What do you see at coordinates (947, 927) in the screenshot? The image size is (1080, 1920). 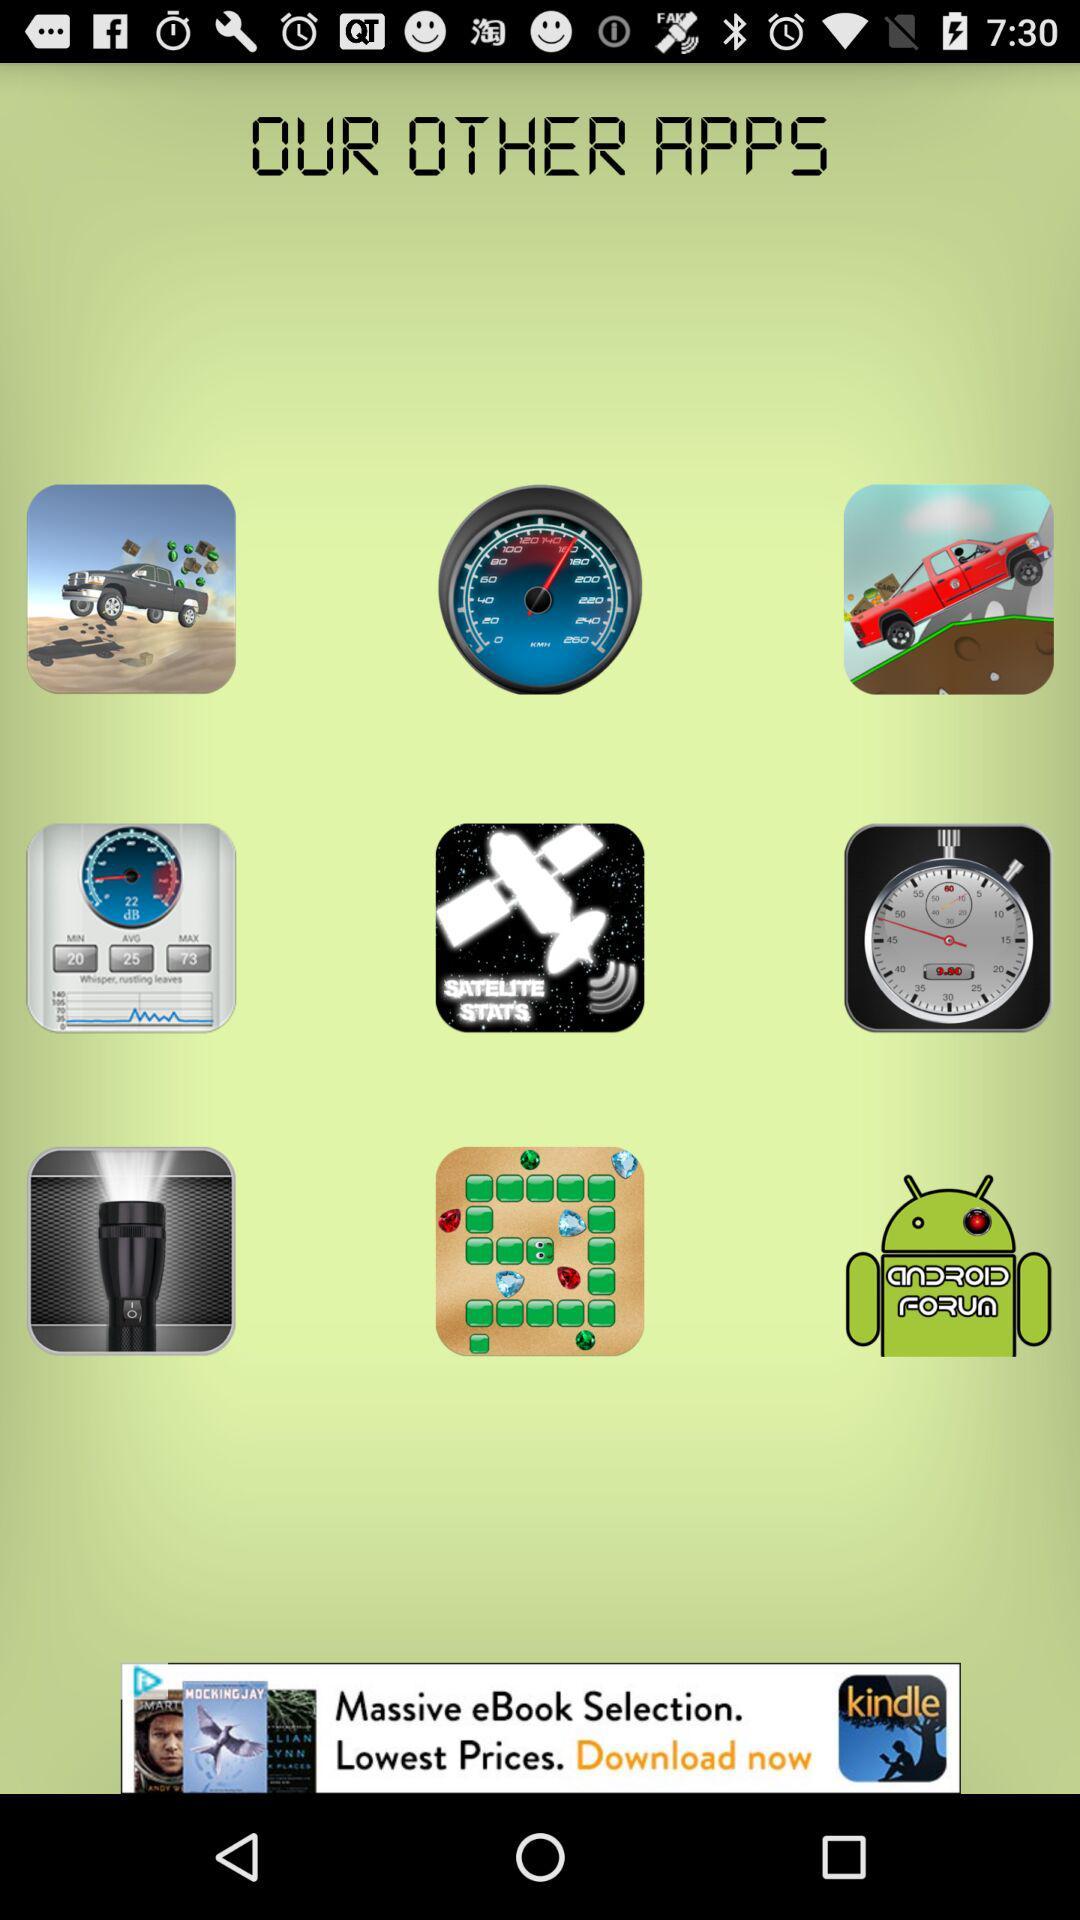 I see `stopwatch` at bounding box center [947, 927].